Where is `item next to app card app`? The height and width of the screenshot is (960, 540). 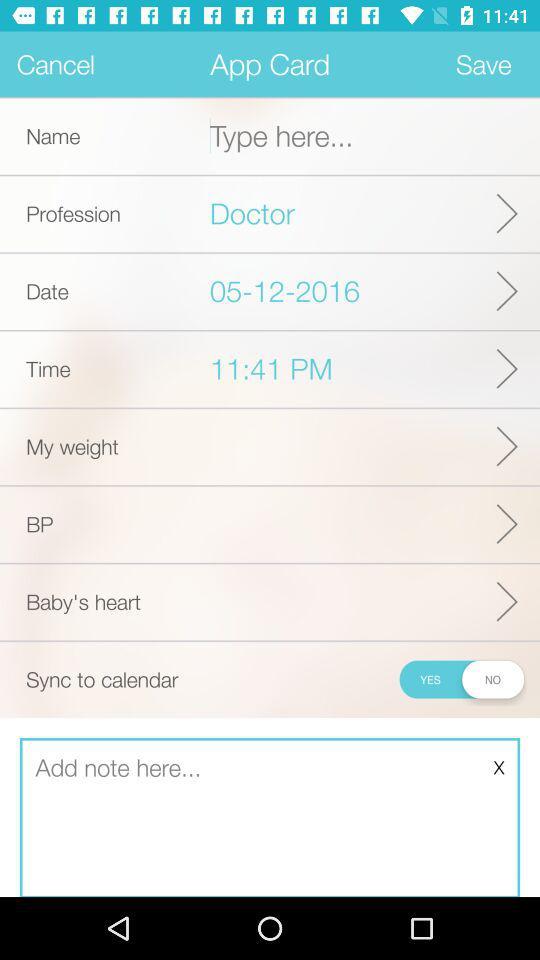
item next to app card app is located at coordinates (56, 64).